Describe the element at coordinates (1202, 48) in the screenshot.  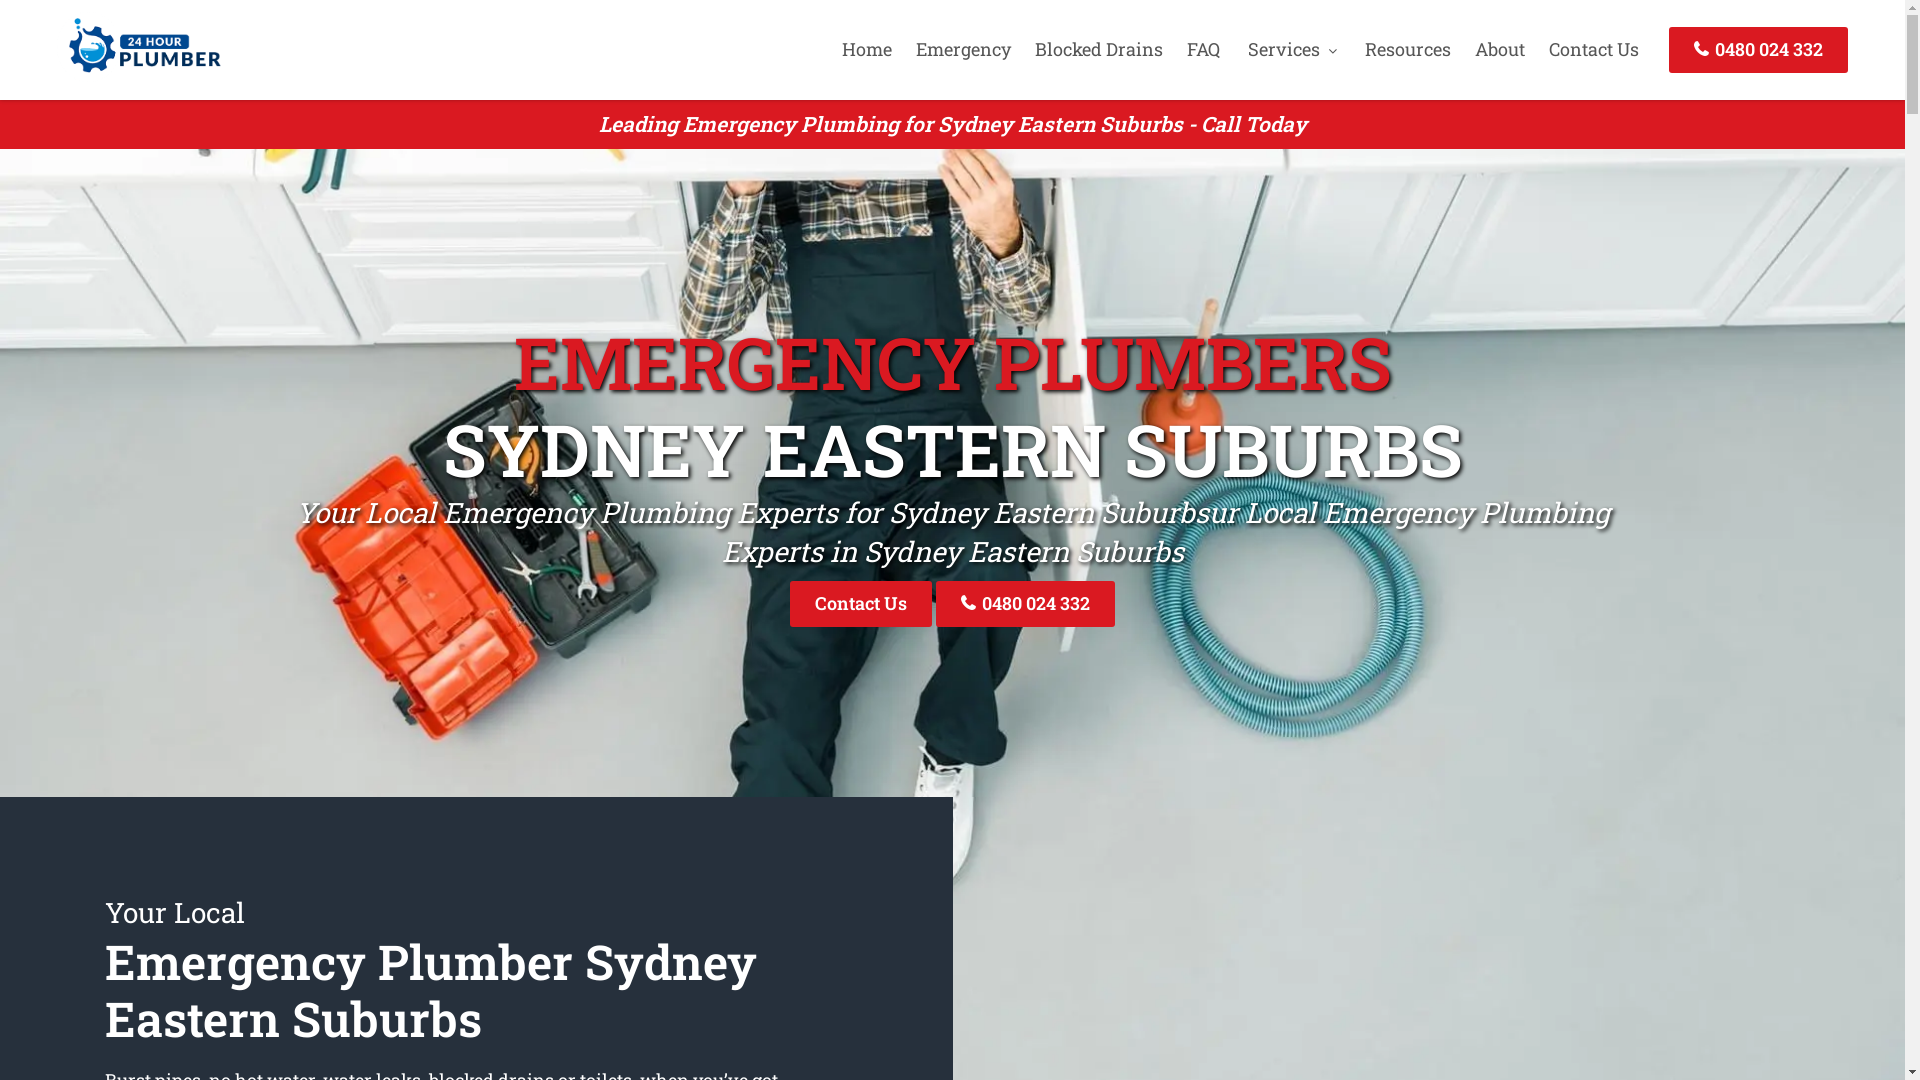
I see `'FAQ'` at that location.